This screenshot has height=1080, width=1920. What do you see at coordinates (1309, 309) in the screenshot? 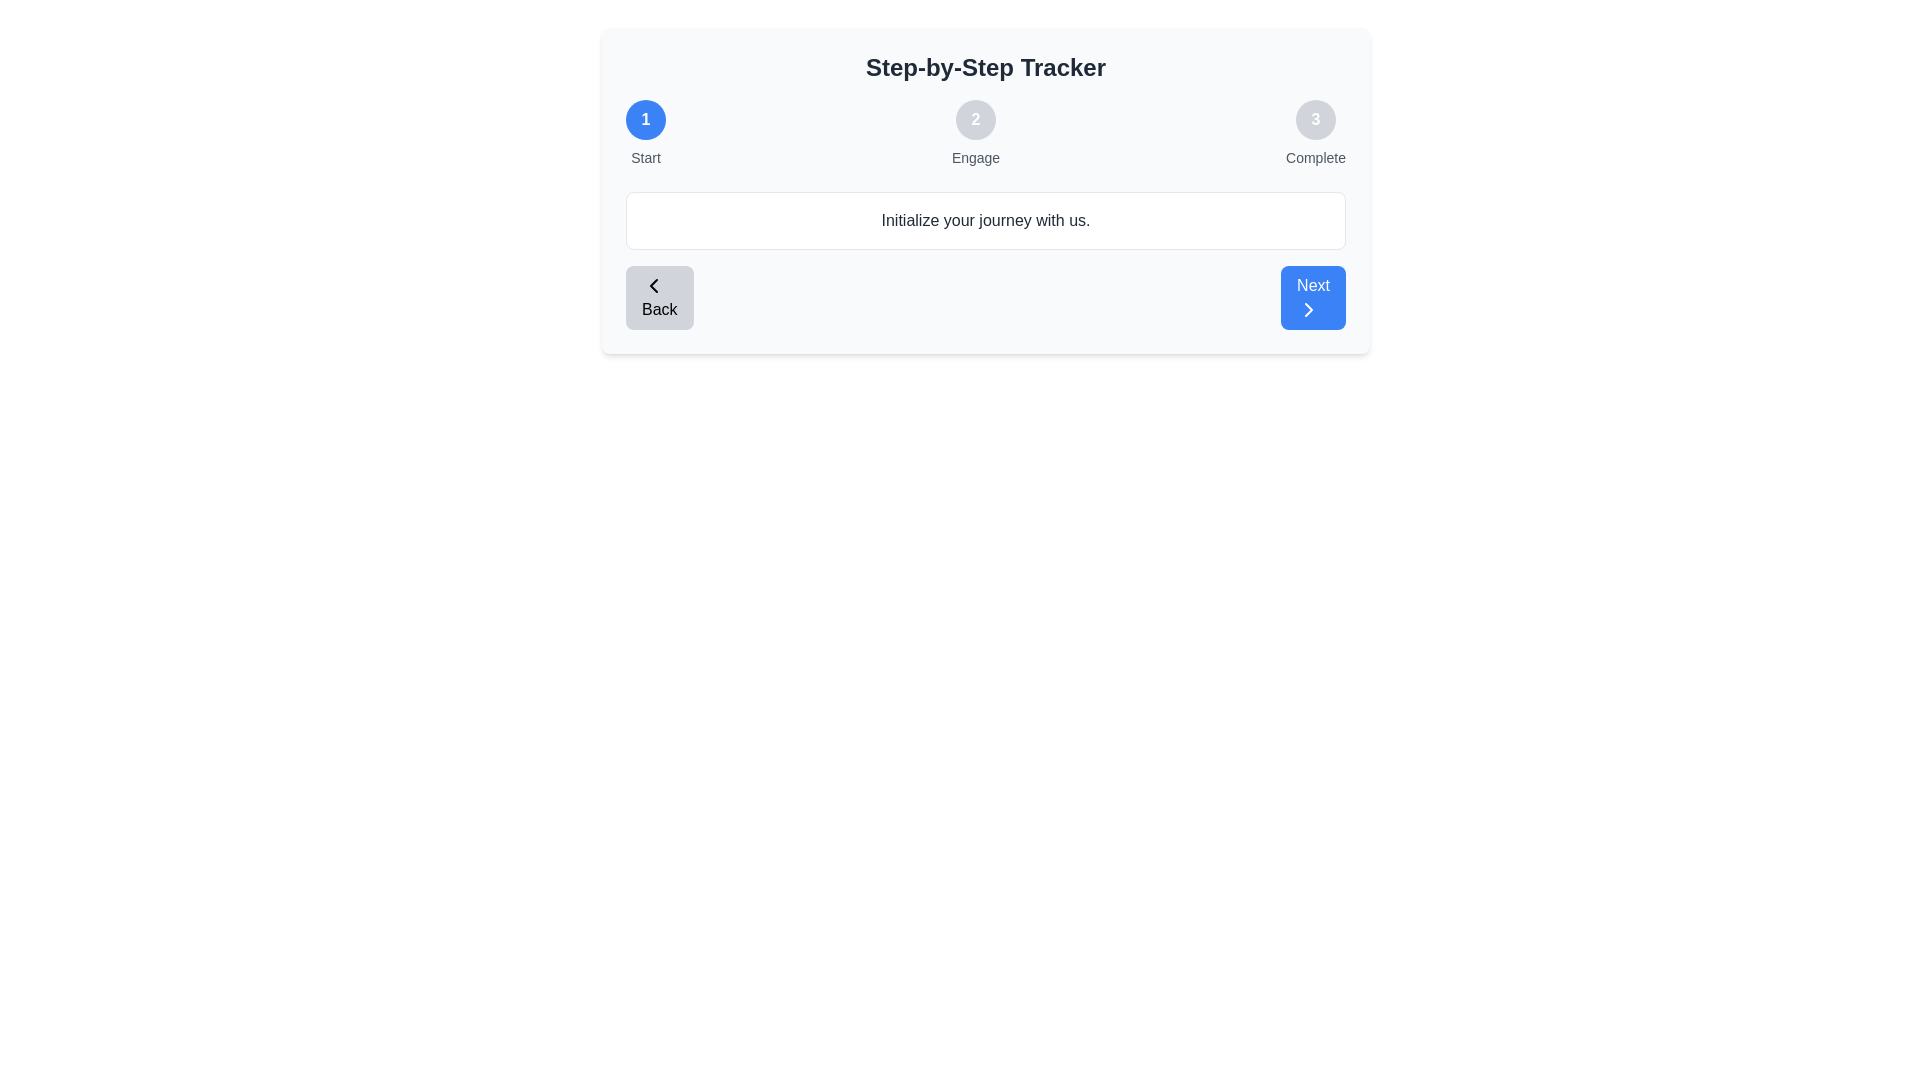
I see `the 'Next' button icon, which indicates forward navigation and is located near the right edge of the button` at bounding box center [1309, 309].